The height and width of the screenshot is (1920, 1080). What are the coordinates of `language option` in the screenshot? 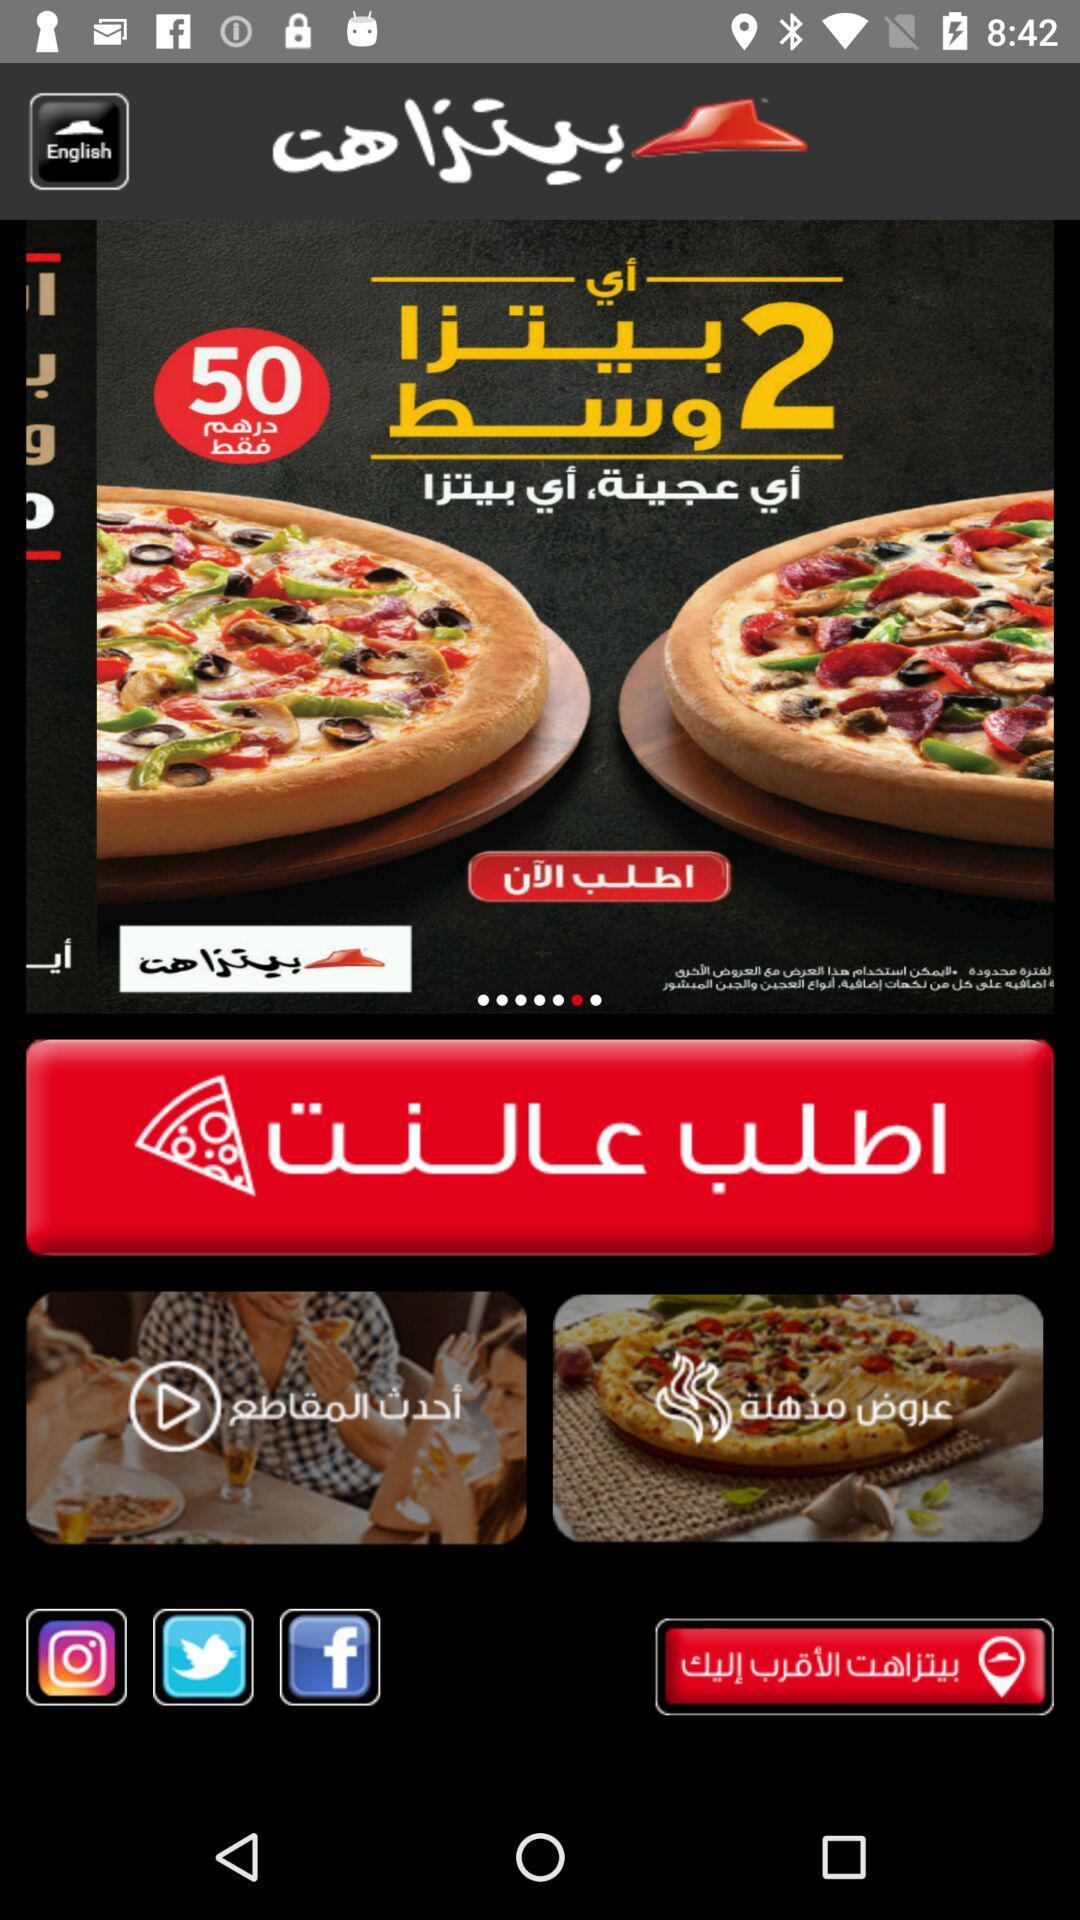 It's located at (77, 140).